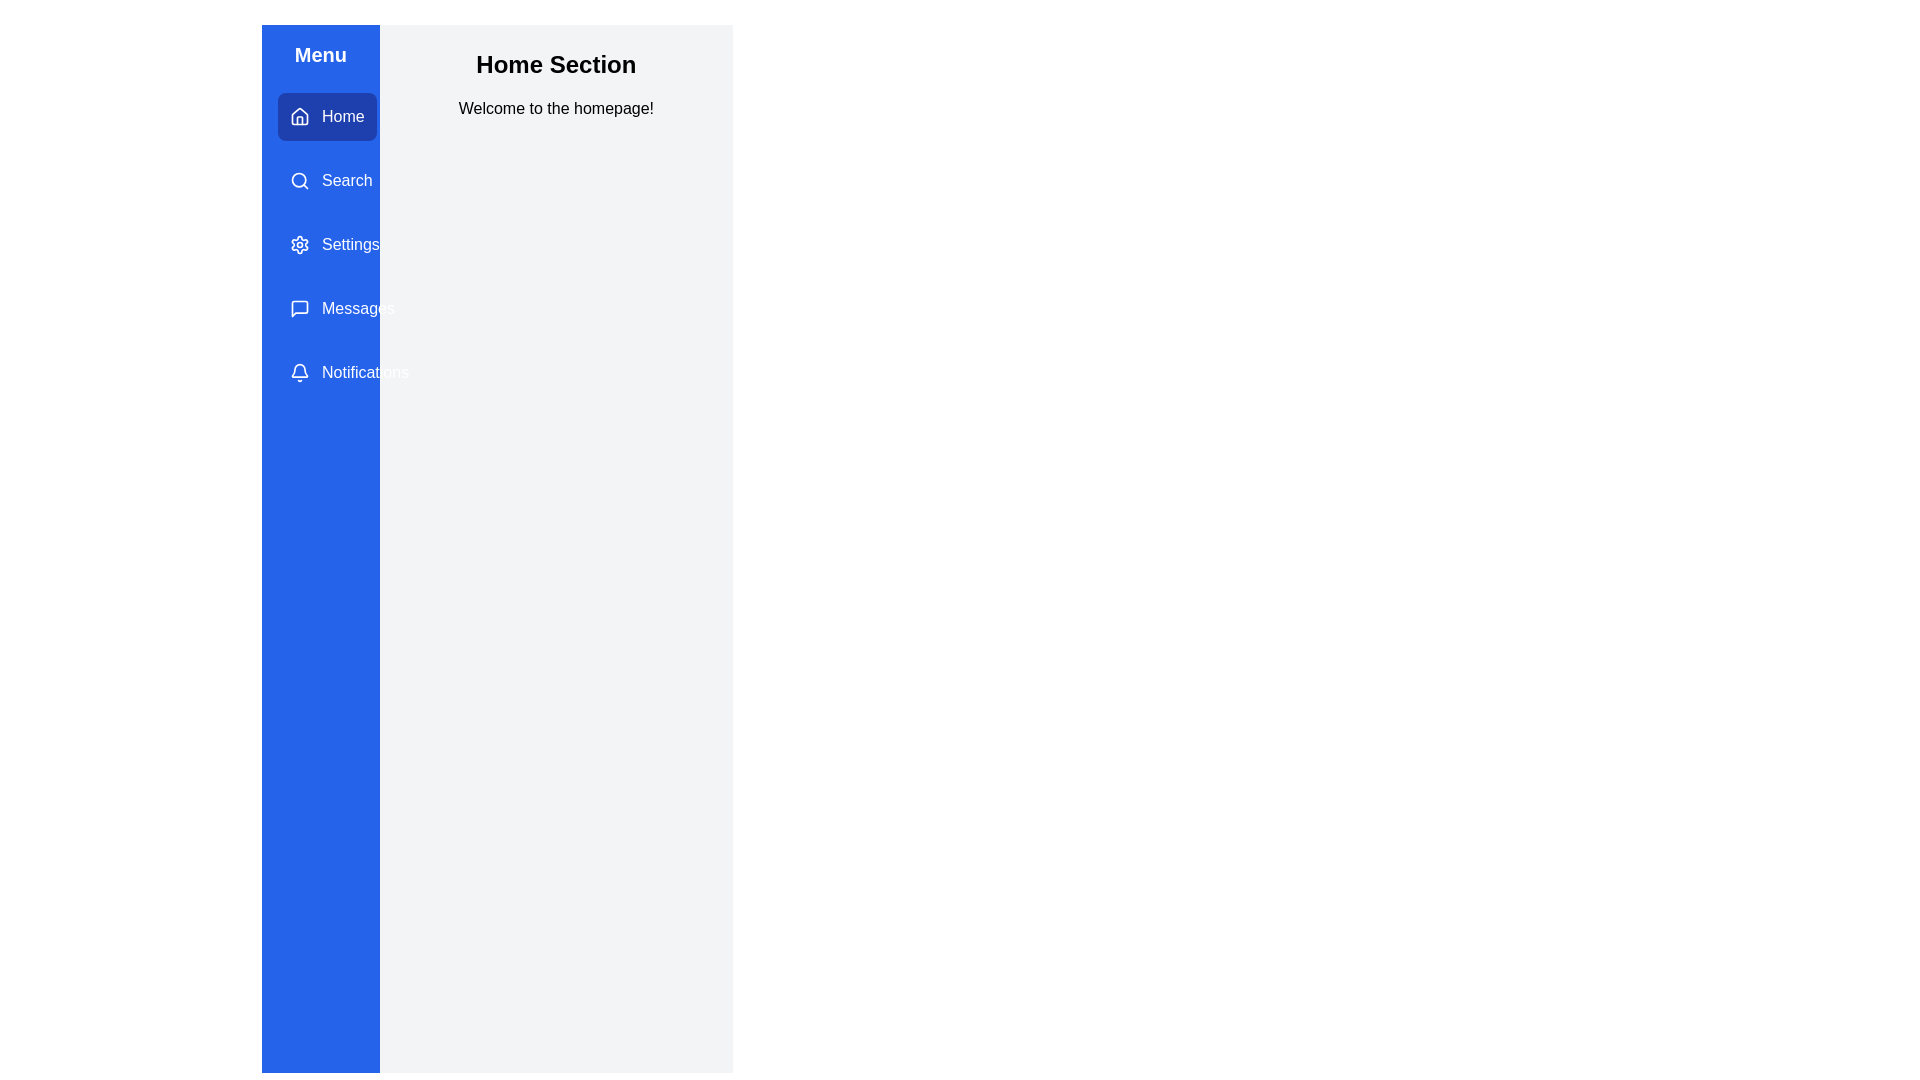 Image resolution: width=1920 pixels, height=1080 pixels. Describe the element at coordinates (320, 244) in the screenshot. I see `the 'Settings' menu item in the blue sidebar` at that location.